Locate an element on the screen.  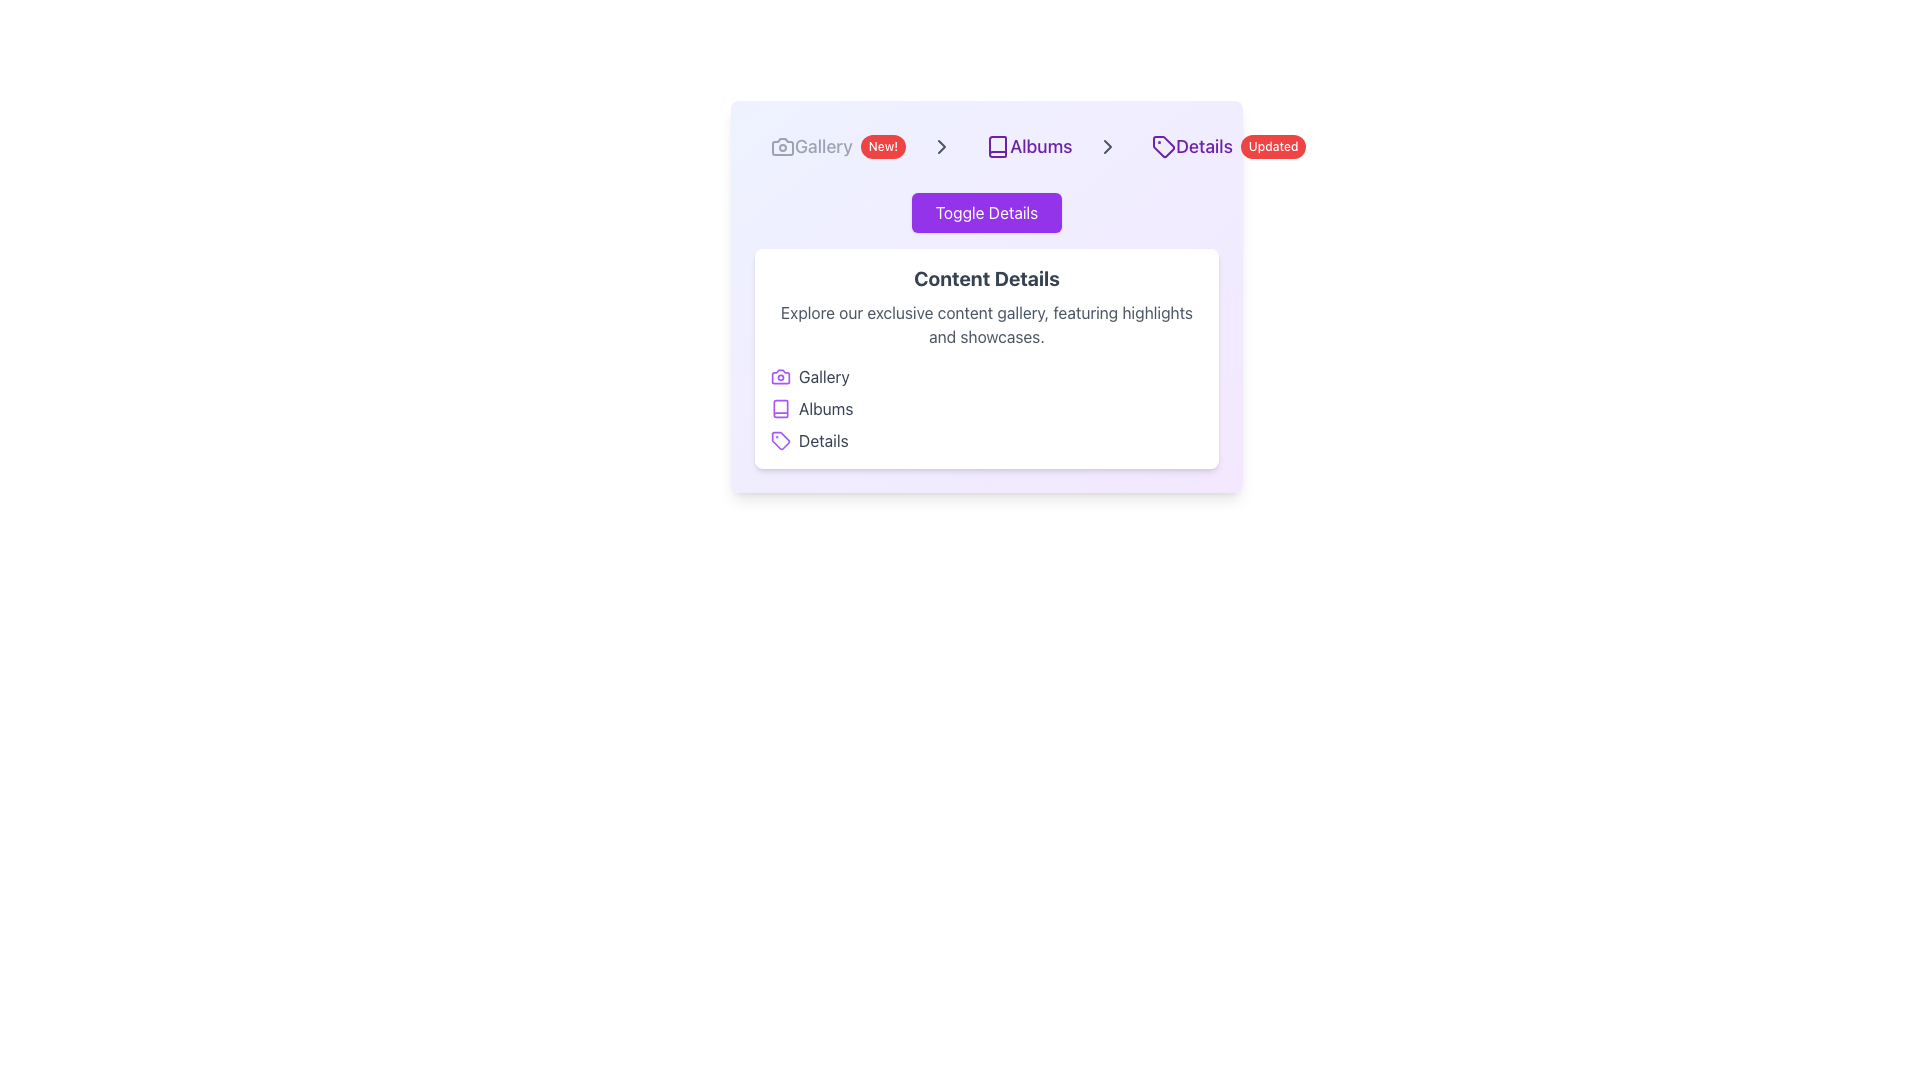
the text label in the breadcrumb navigation that indicates a navigational point, located immediately to the right of a tag icon is located at coordinates (1203, 145).